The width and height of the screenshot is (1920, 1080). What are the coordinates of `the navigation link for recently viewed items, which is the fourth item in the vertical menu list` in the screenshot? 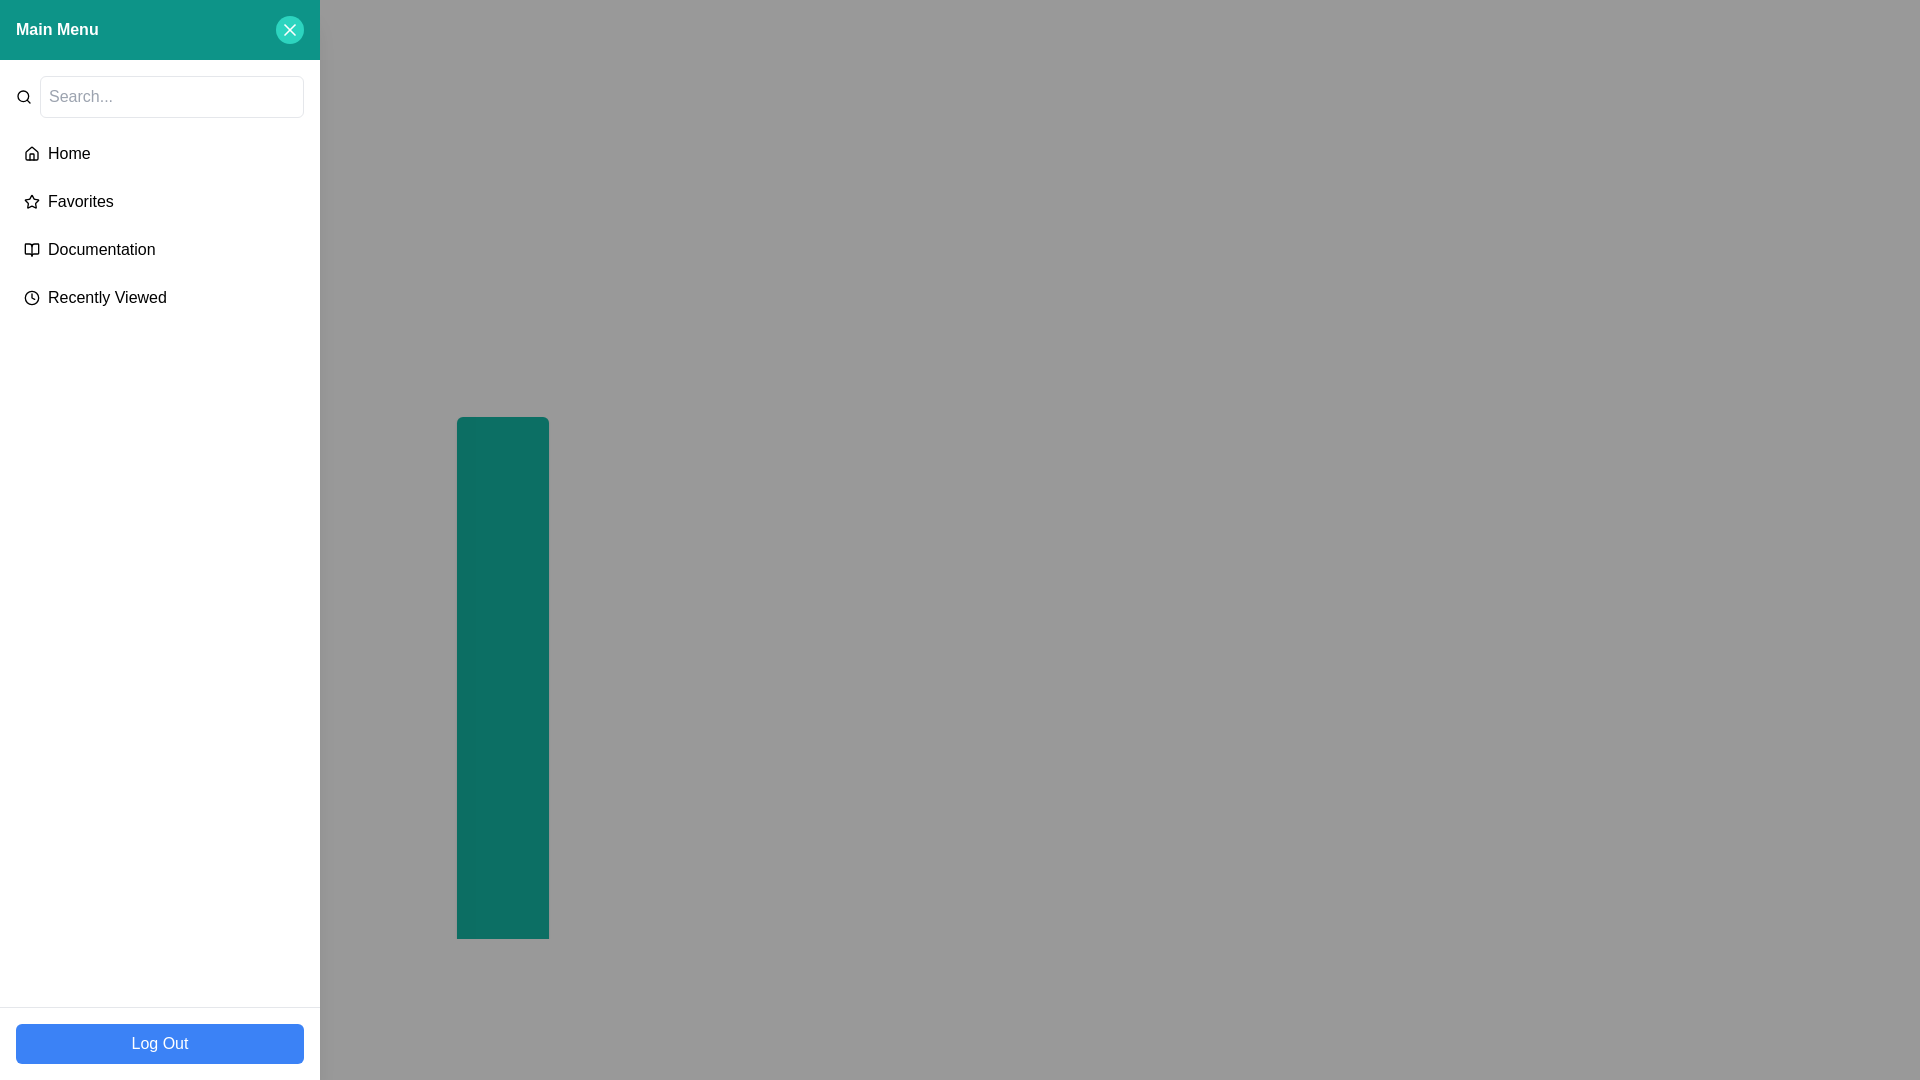 It's located at (158, 297).